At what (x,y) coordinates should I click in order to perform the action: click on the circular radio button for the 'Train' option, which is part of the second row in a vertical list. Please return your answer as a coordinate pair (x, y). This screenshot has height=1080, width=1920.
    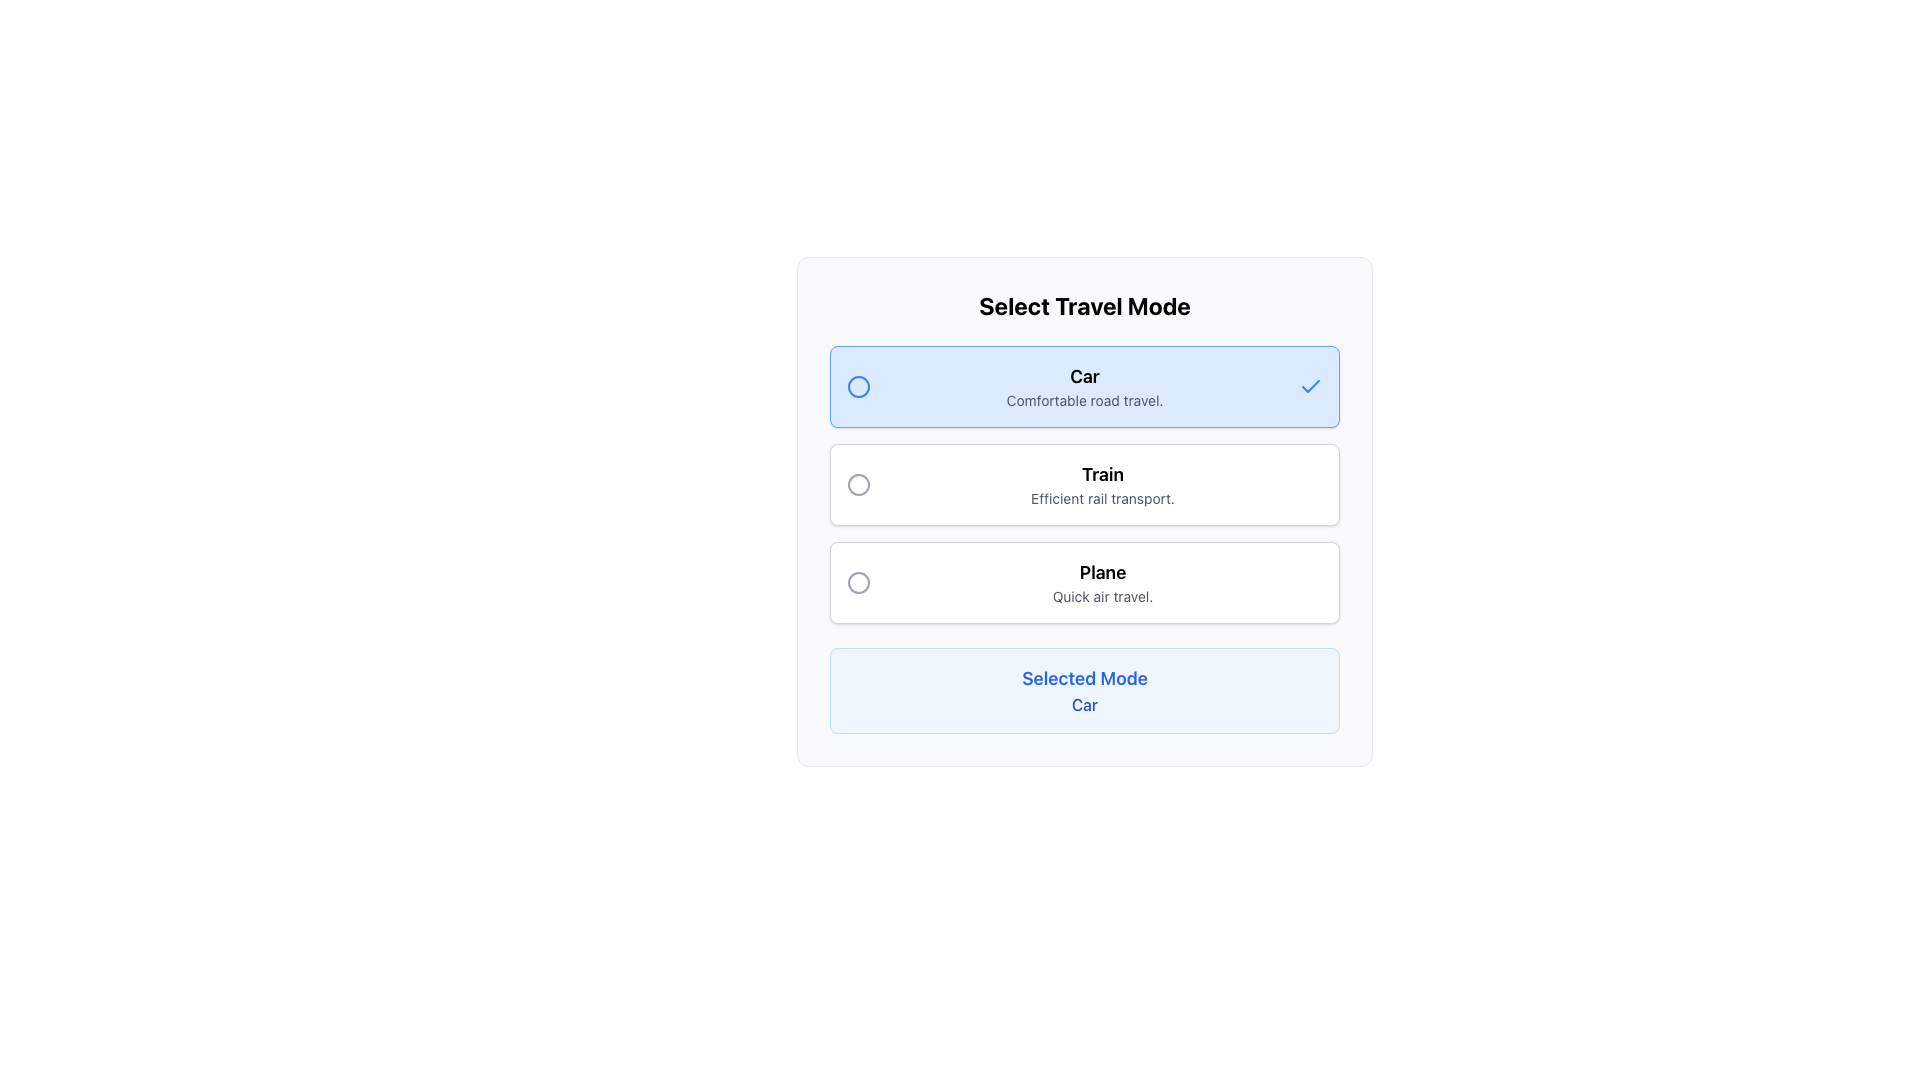
    Looking at the image, I should click on (859, 485).